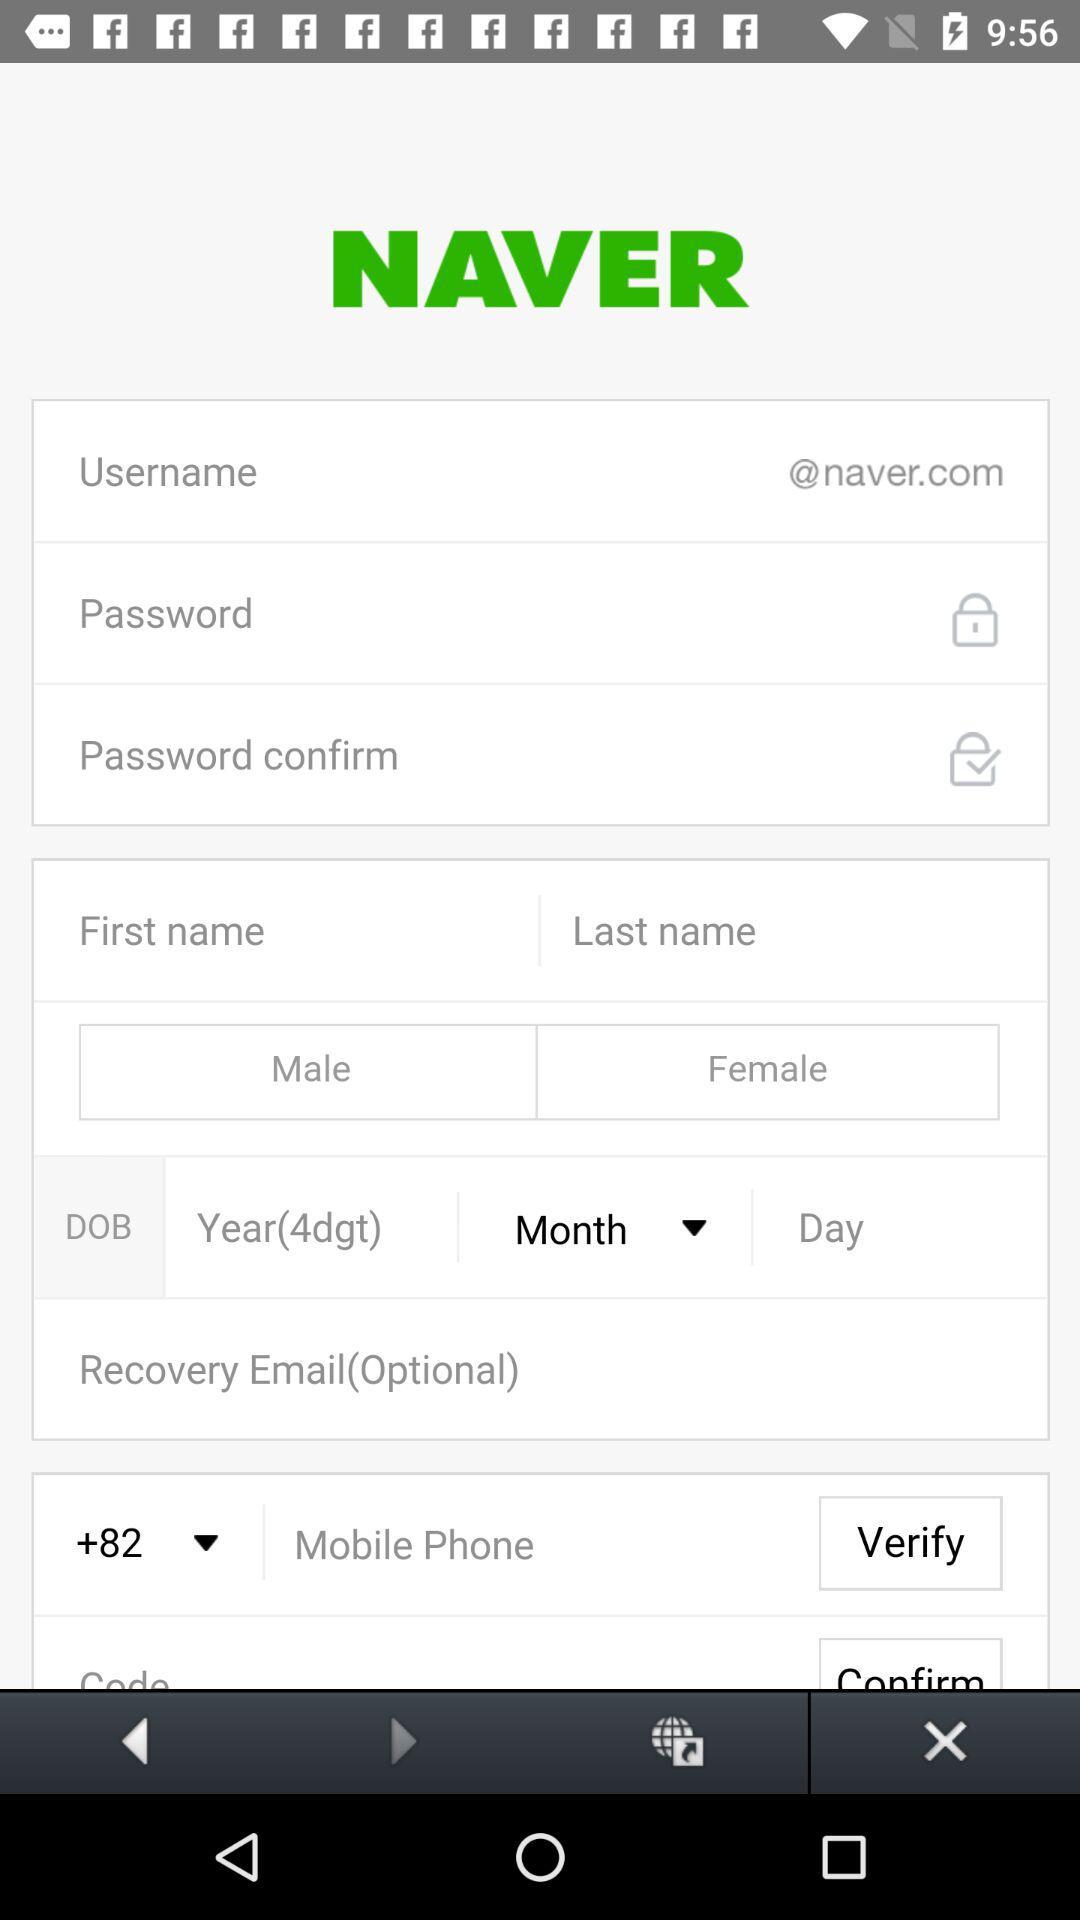 The height and width of the screenshot is (1920, 1080). What do you see at coordinates (134, 1740) in the screenshot?
I see `the arrow_backward icon` at bounding box center [134, 1740].